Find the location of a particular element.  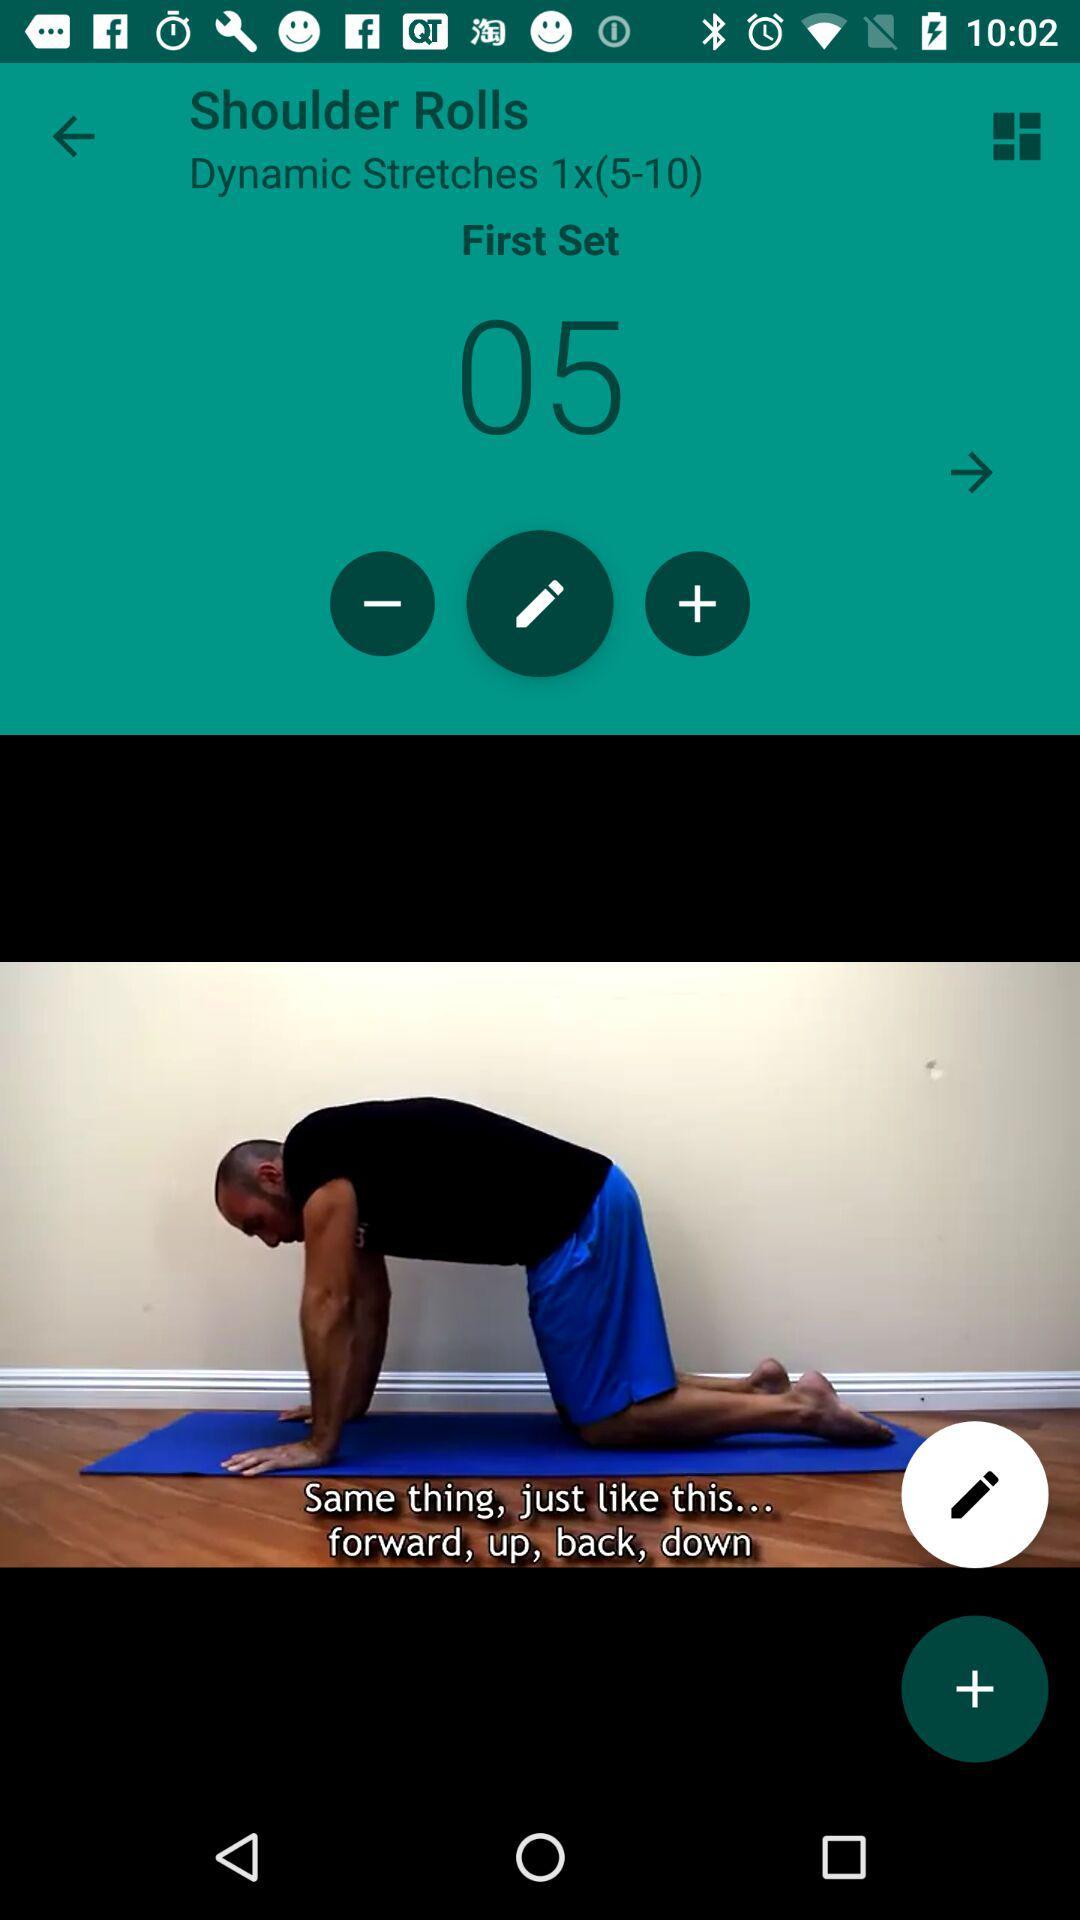

the add icon is located at coordinates (974, 1807).